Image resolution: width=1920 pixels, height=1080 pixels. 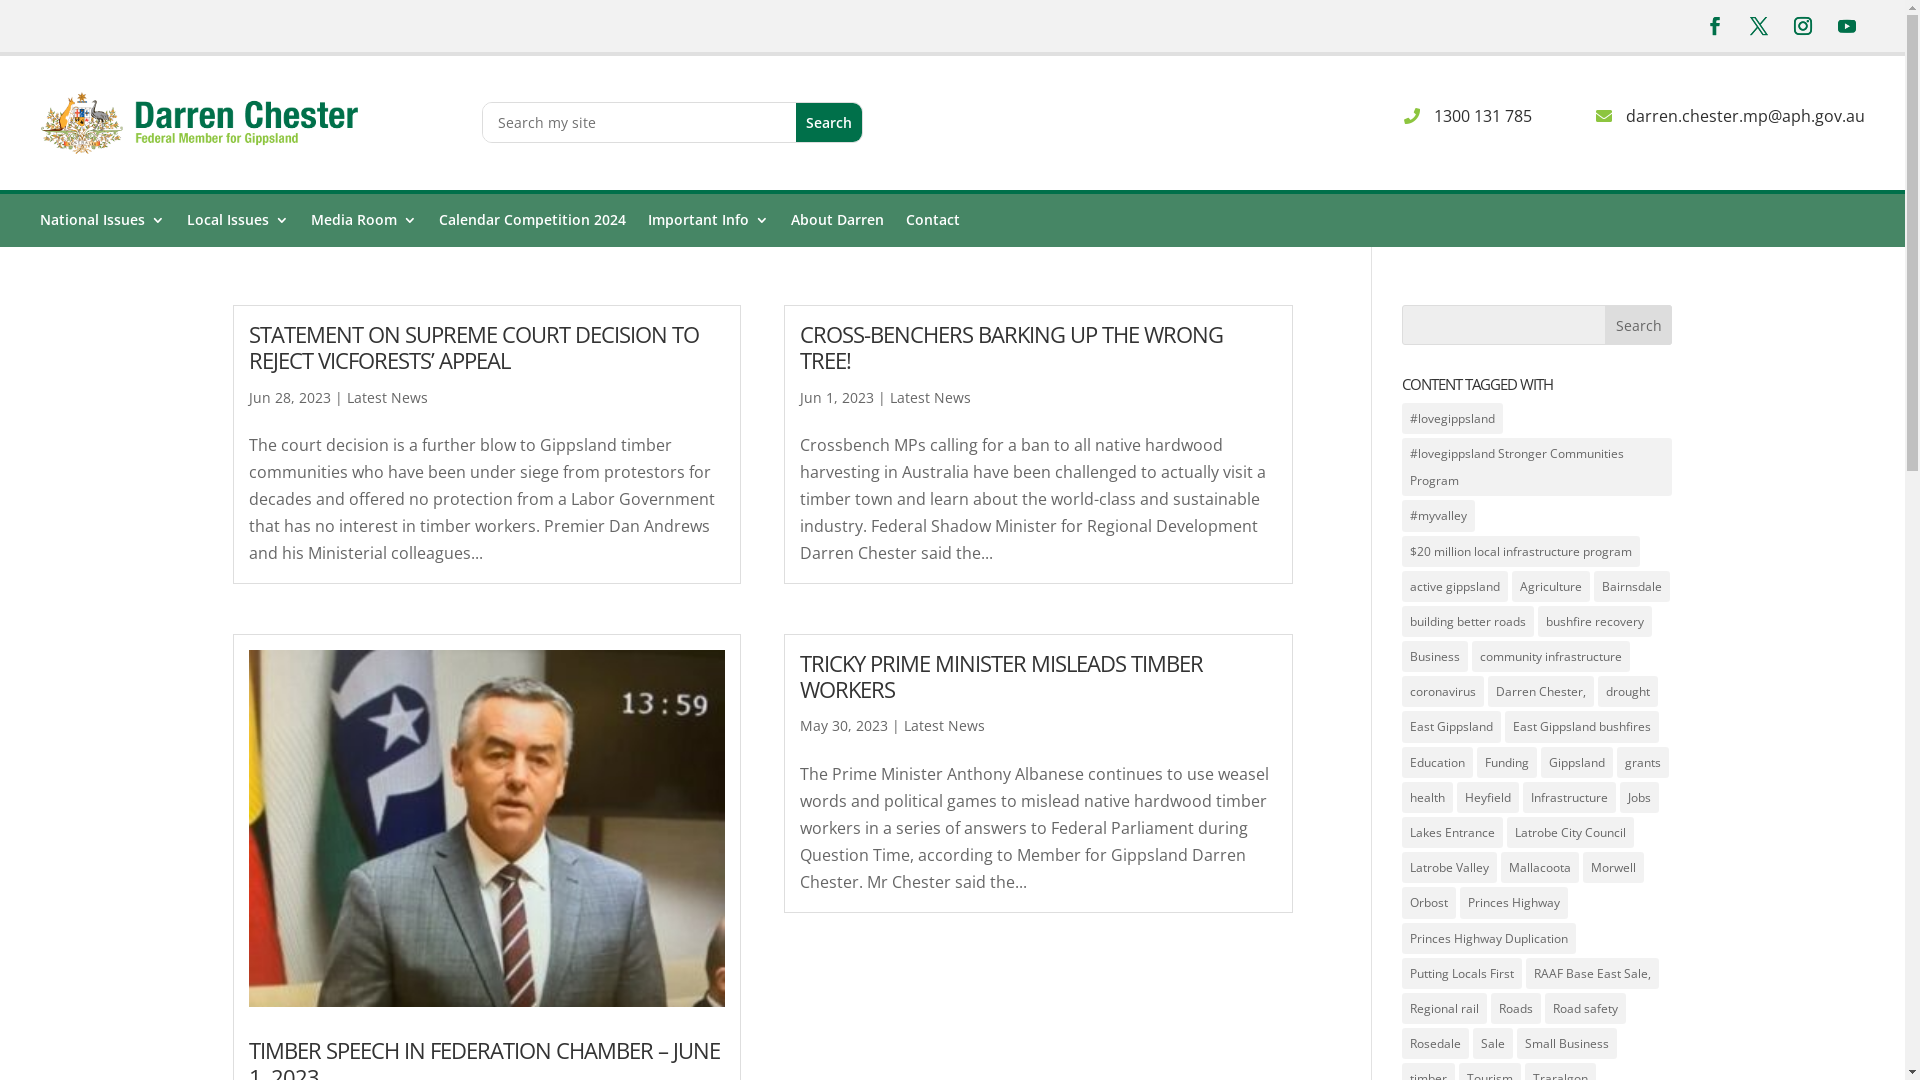 I want to click on 'Mallacoota', so click(x=1539, y=866).